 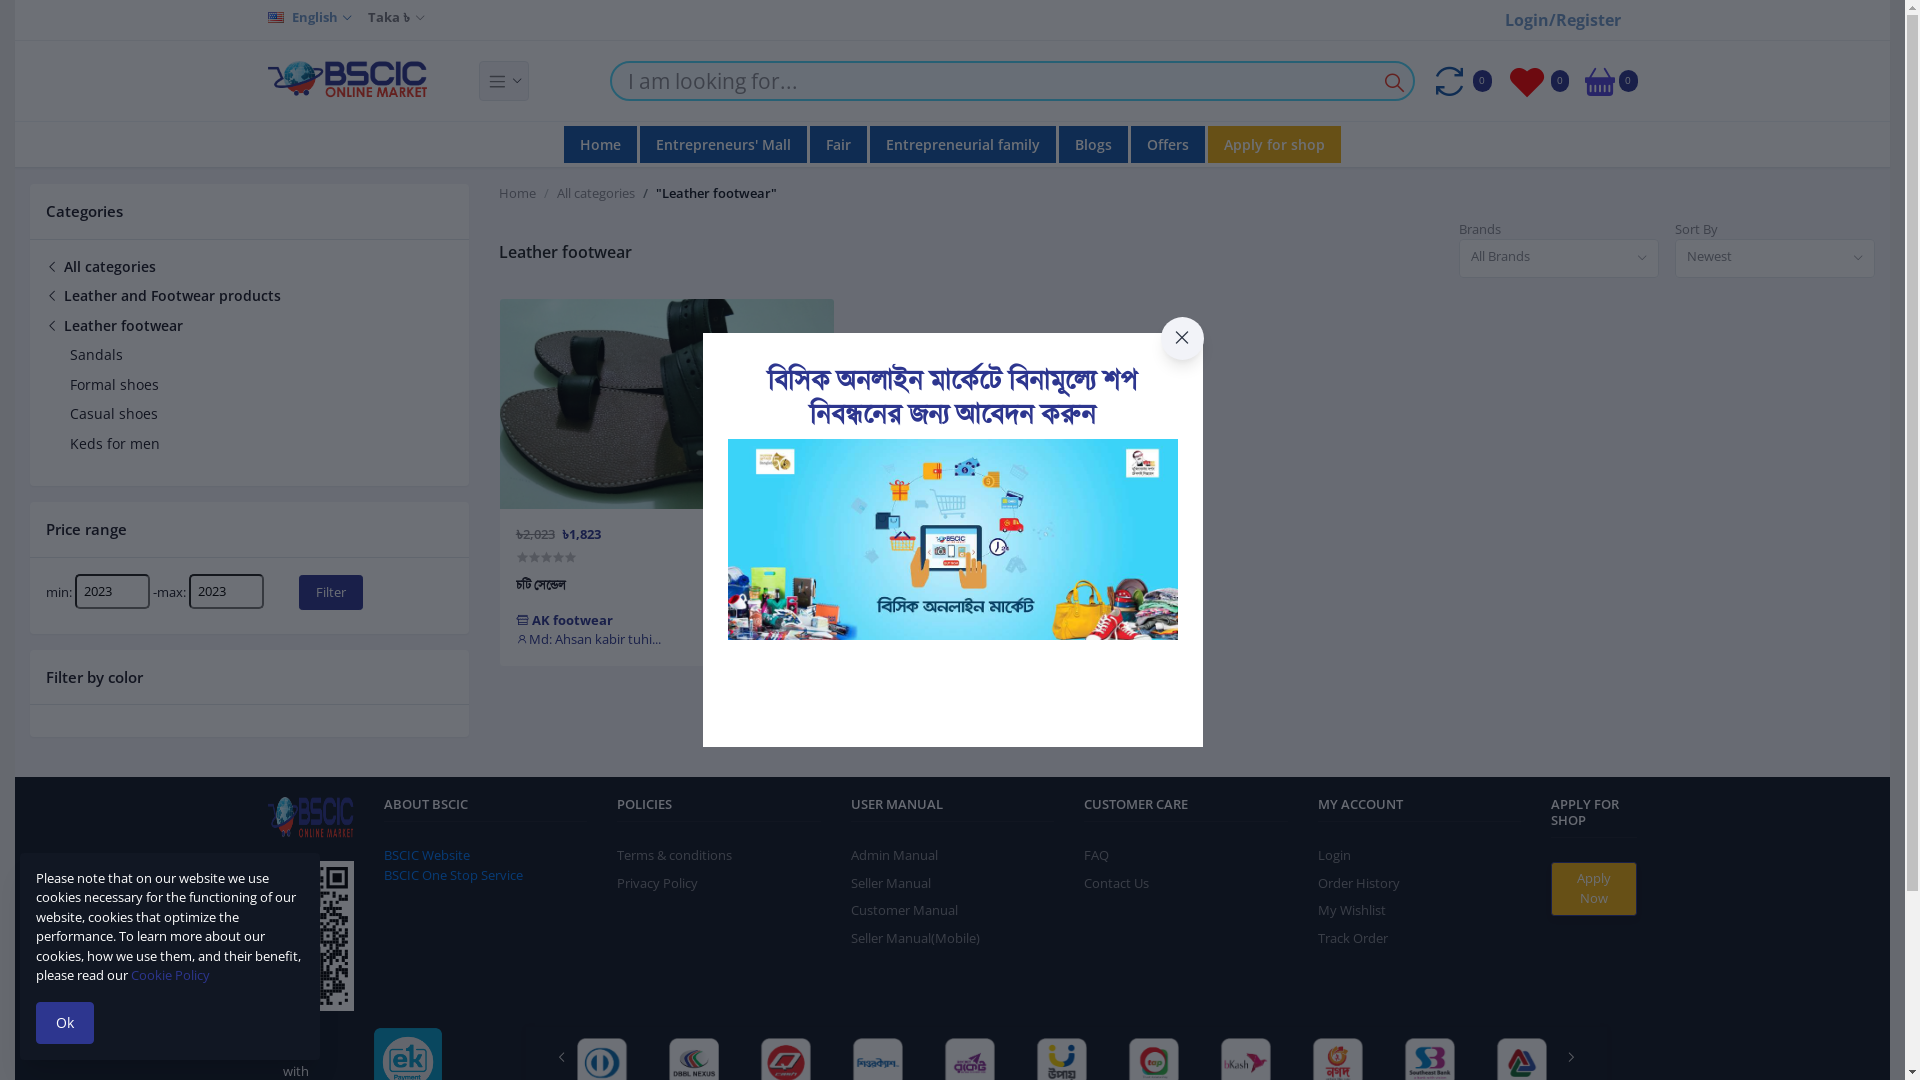 What do you see at coordinates (1095, 855) in the screenshot?
I see `'FAQ'` at bounding box center [1095, 855].